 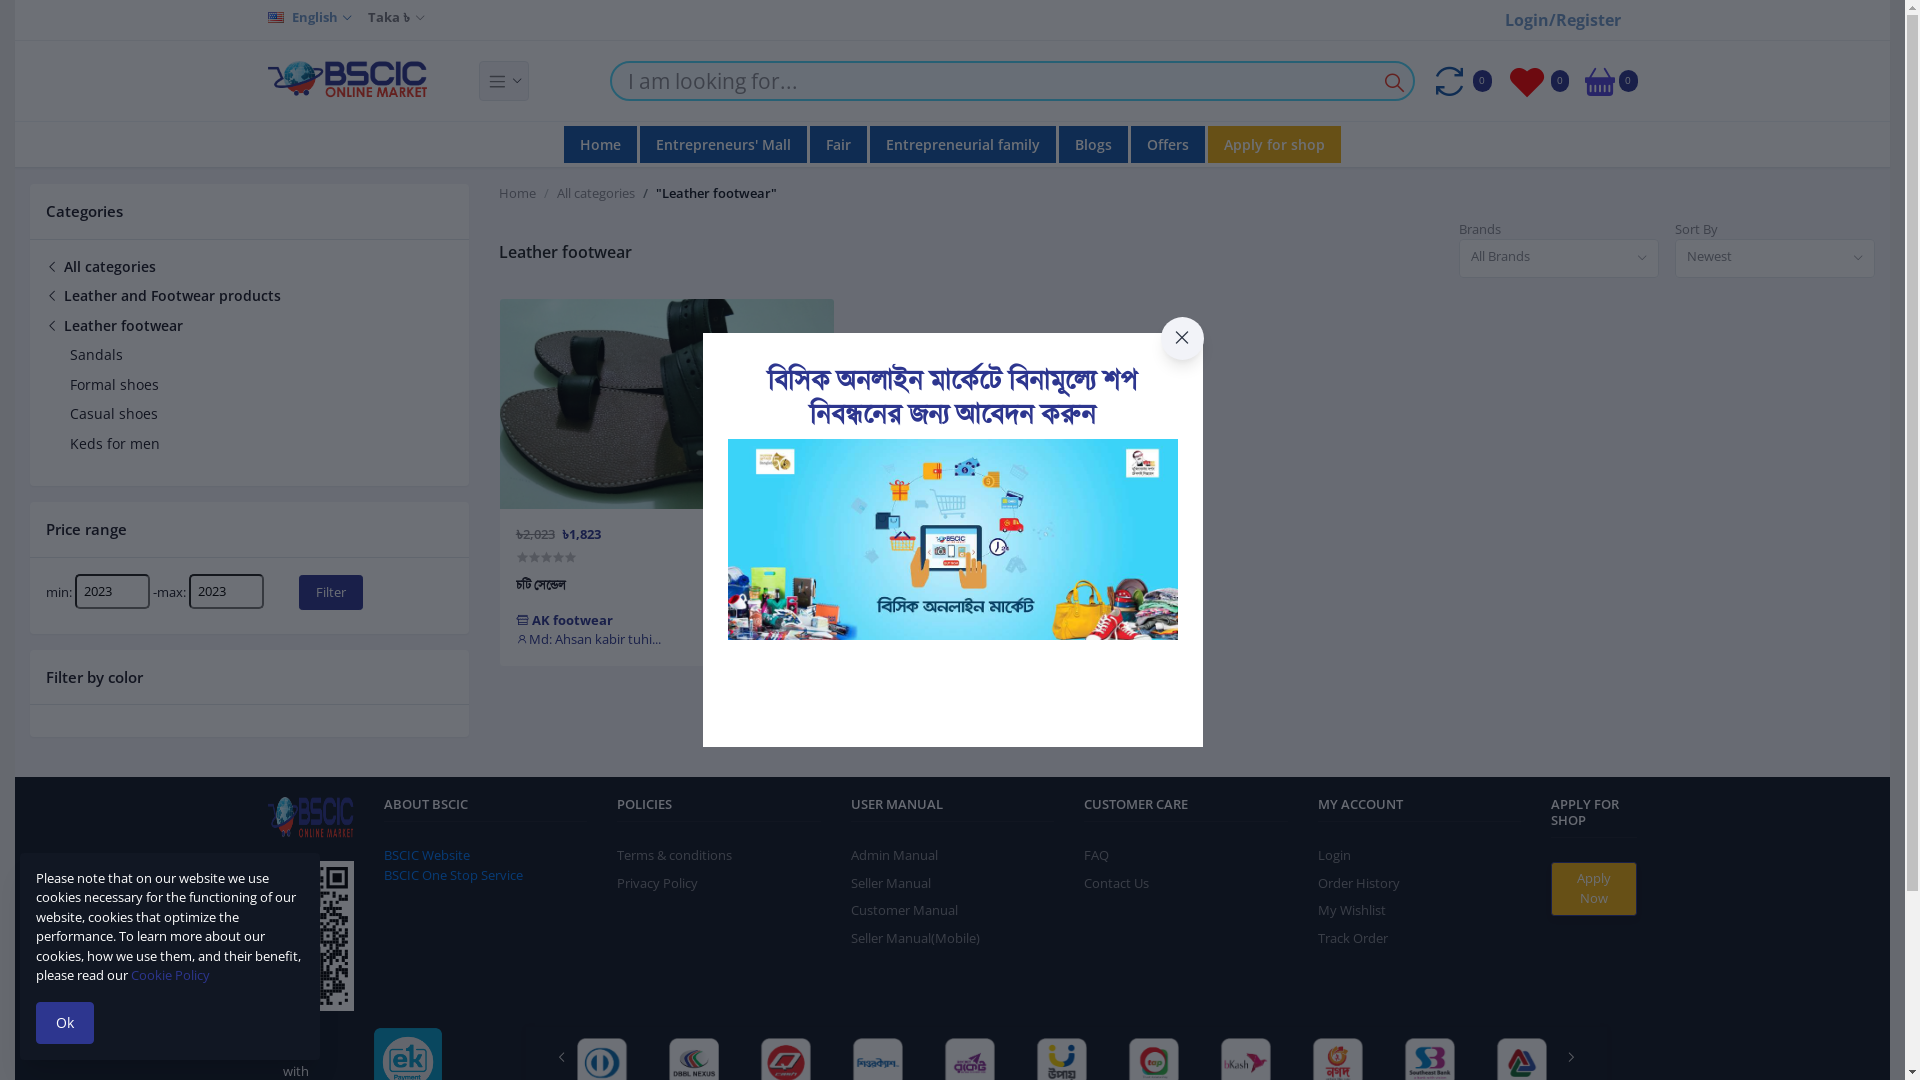 What do you see at coordinates (1095, 855) in the screenshot?
I see `'FAQ'` at bounding box center [1095, 855].